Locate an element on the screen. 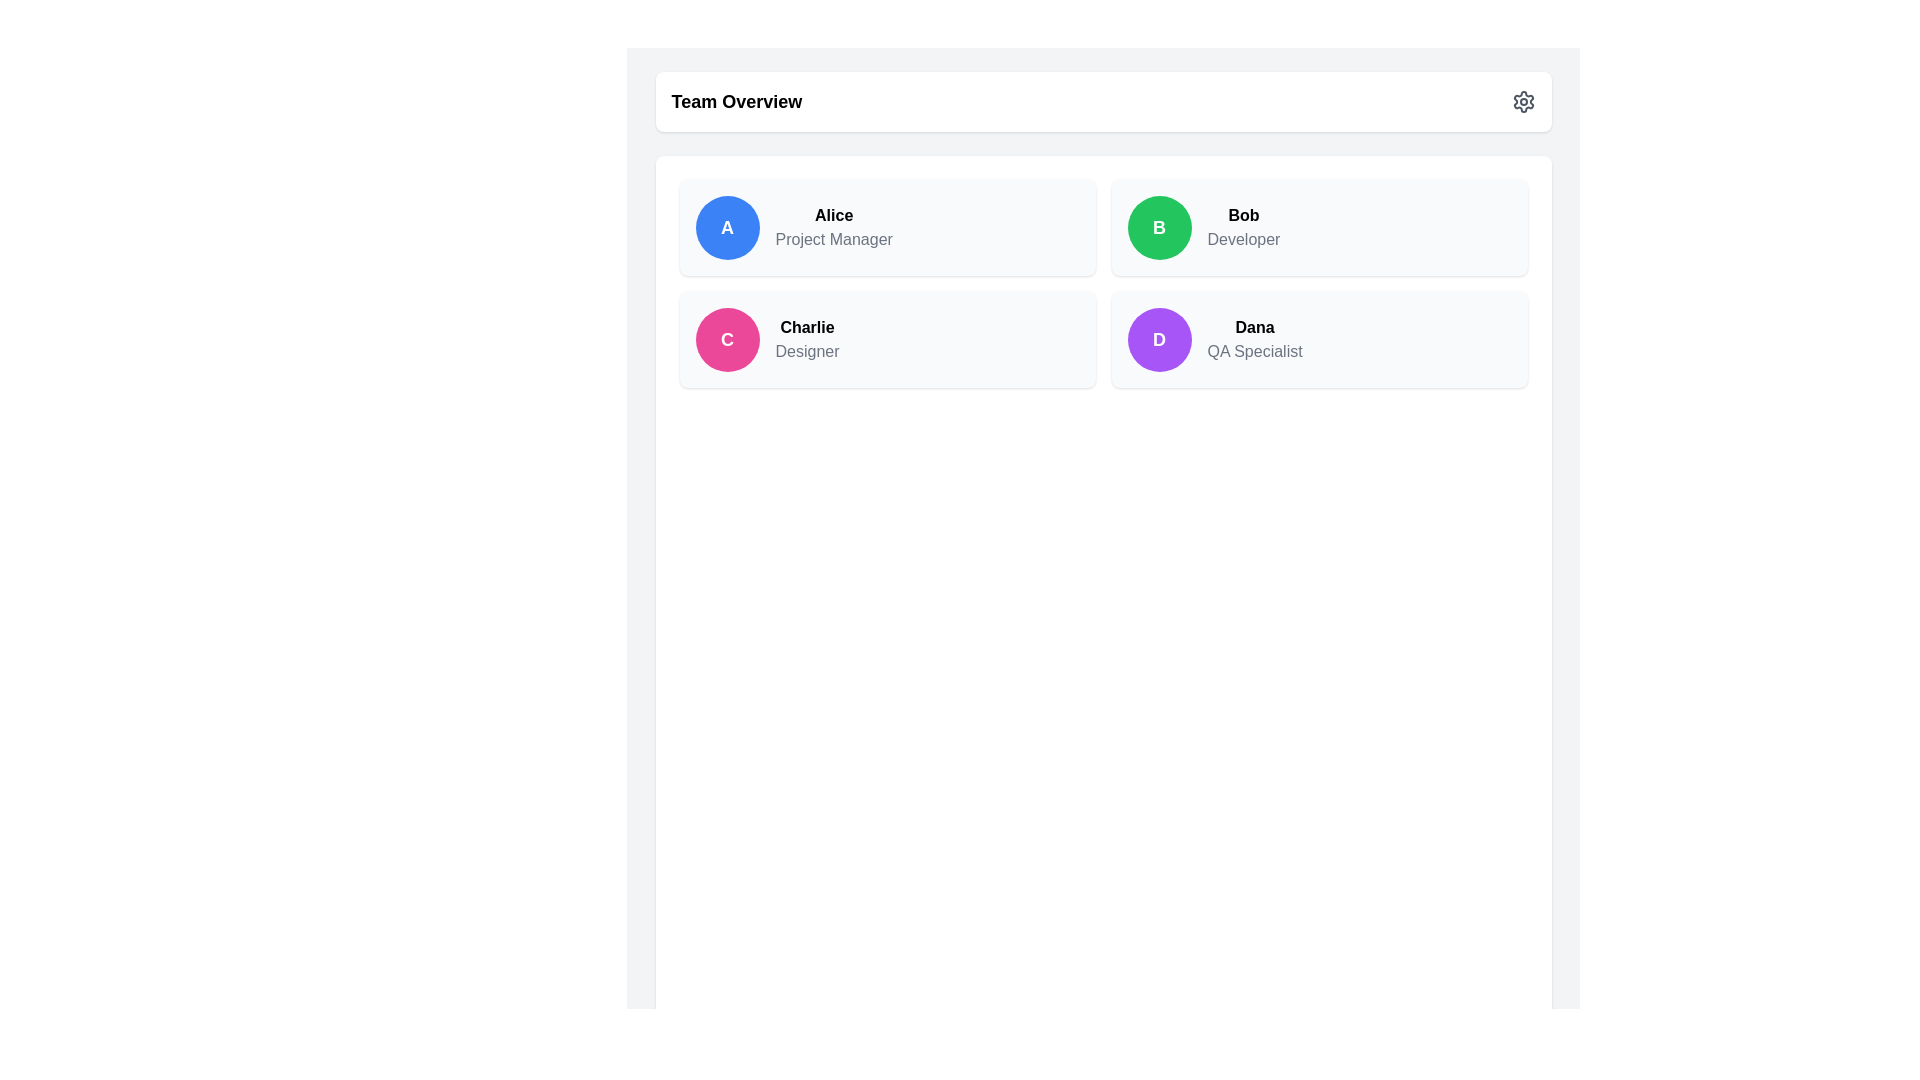  the Information card displaying details for team member Alice, which includes her name, role, and avatar, located in the top-left corner of the grid layout is located at coordinates (886, 226).